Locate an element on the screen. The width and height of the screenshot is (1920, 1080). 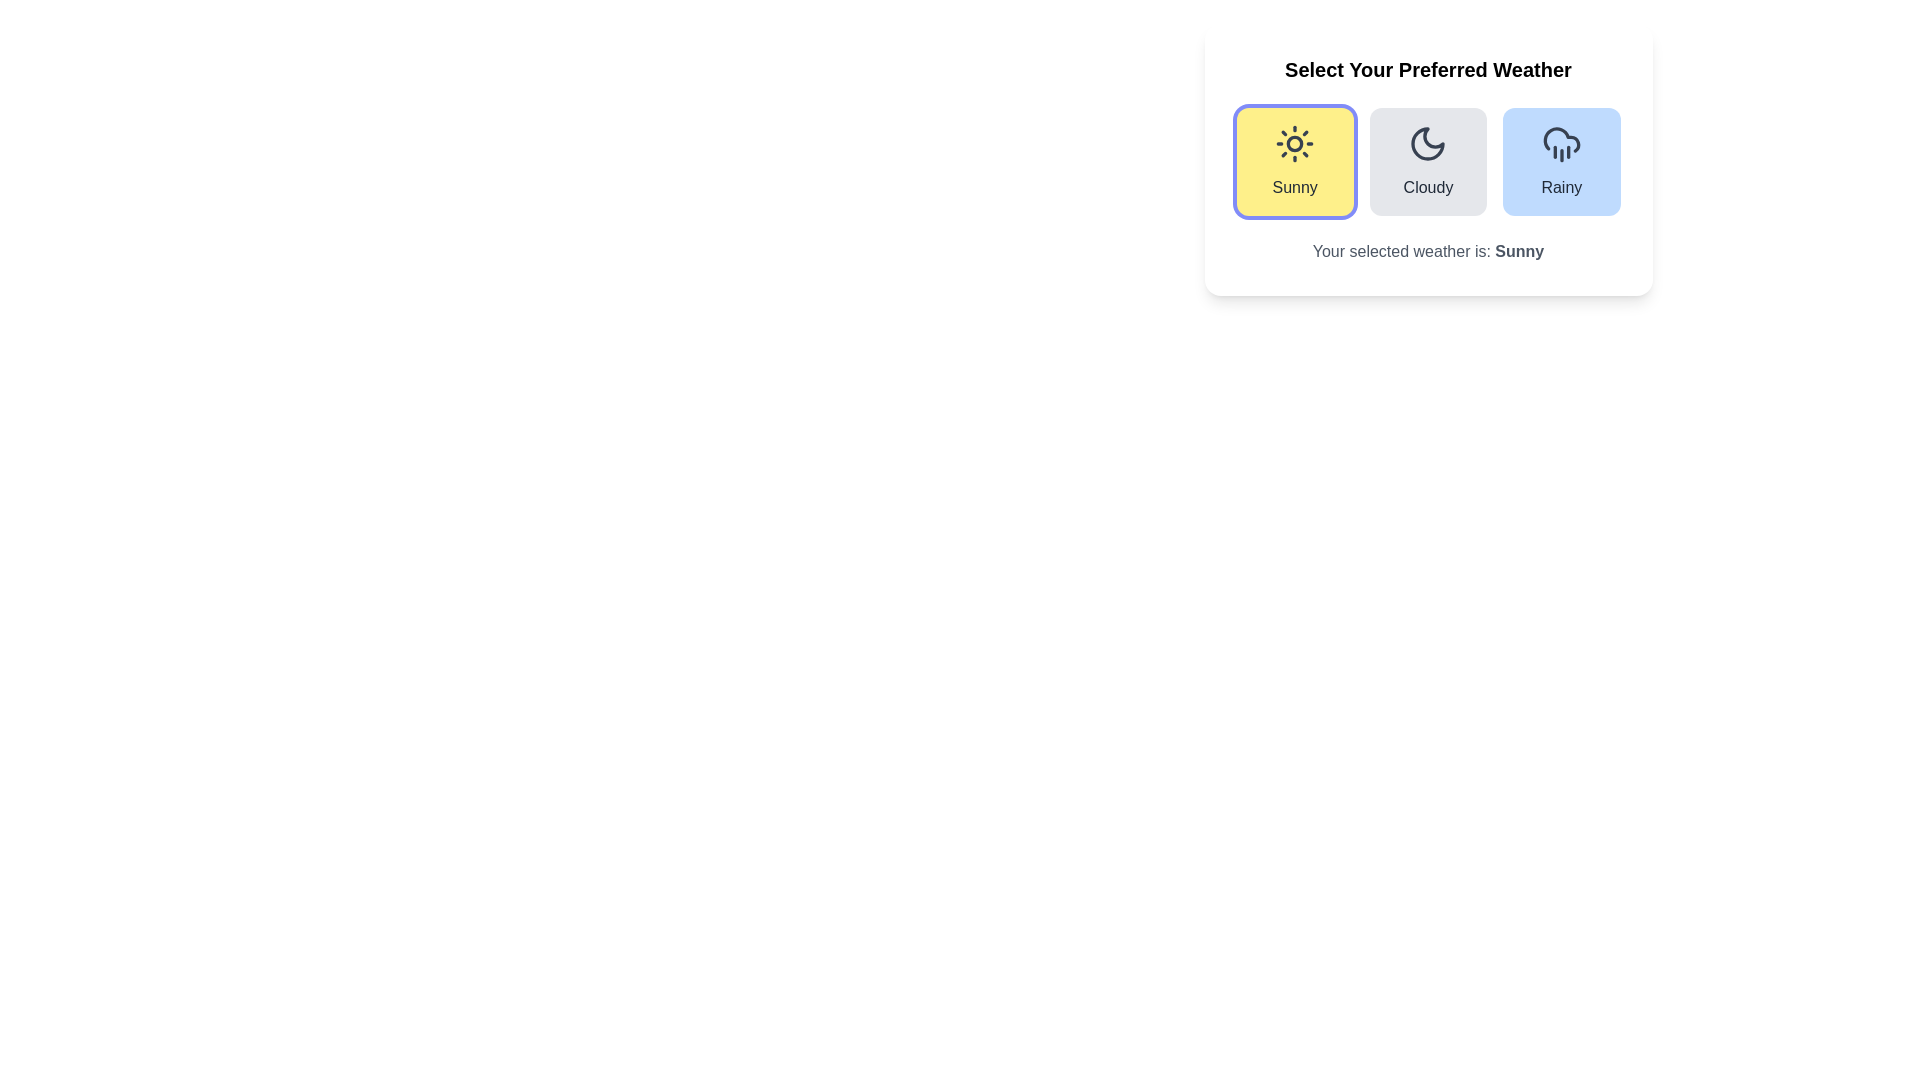
the sun icon located in the highlighted section labeled 'Sunny', which is positioned above the word 'Sunny' within the weather options is located at coordinates (1295, 142).